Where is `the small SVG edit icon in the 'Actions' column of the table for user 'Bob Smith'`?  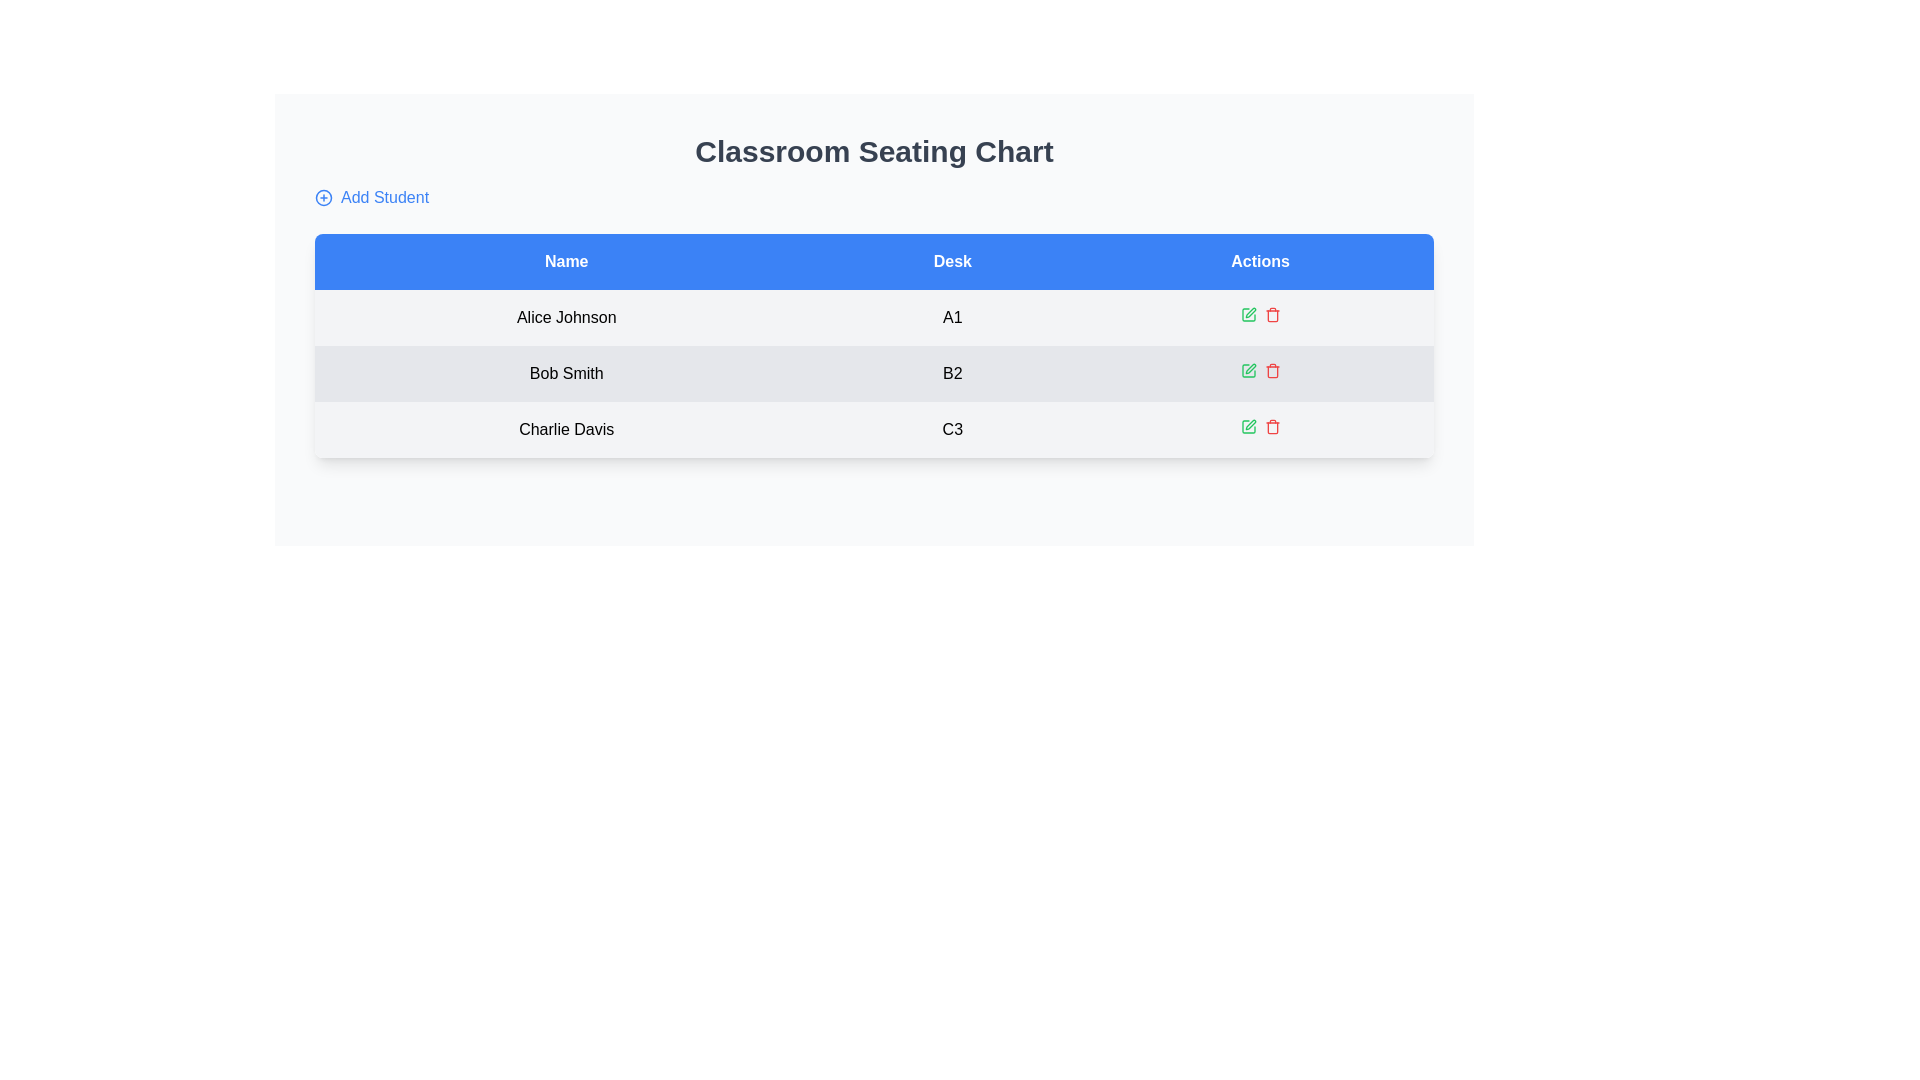
the small SVG edit icon in the 'Actions' column of the table for user 'Bob Smith' is located at coordinates (1249, 369).